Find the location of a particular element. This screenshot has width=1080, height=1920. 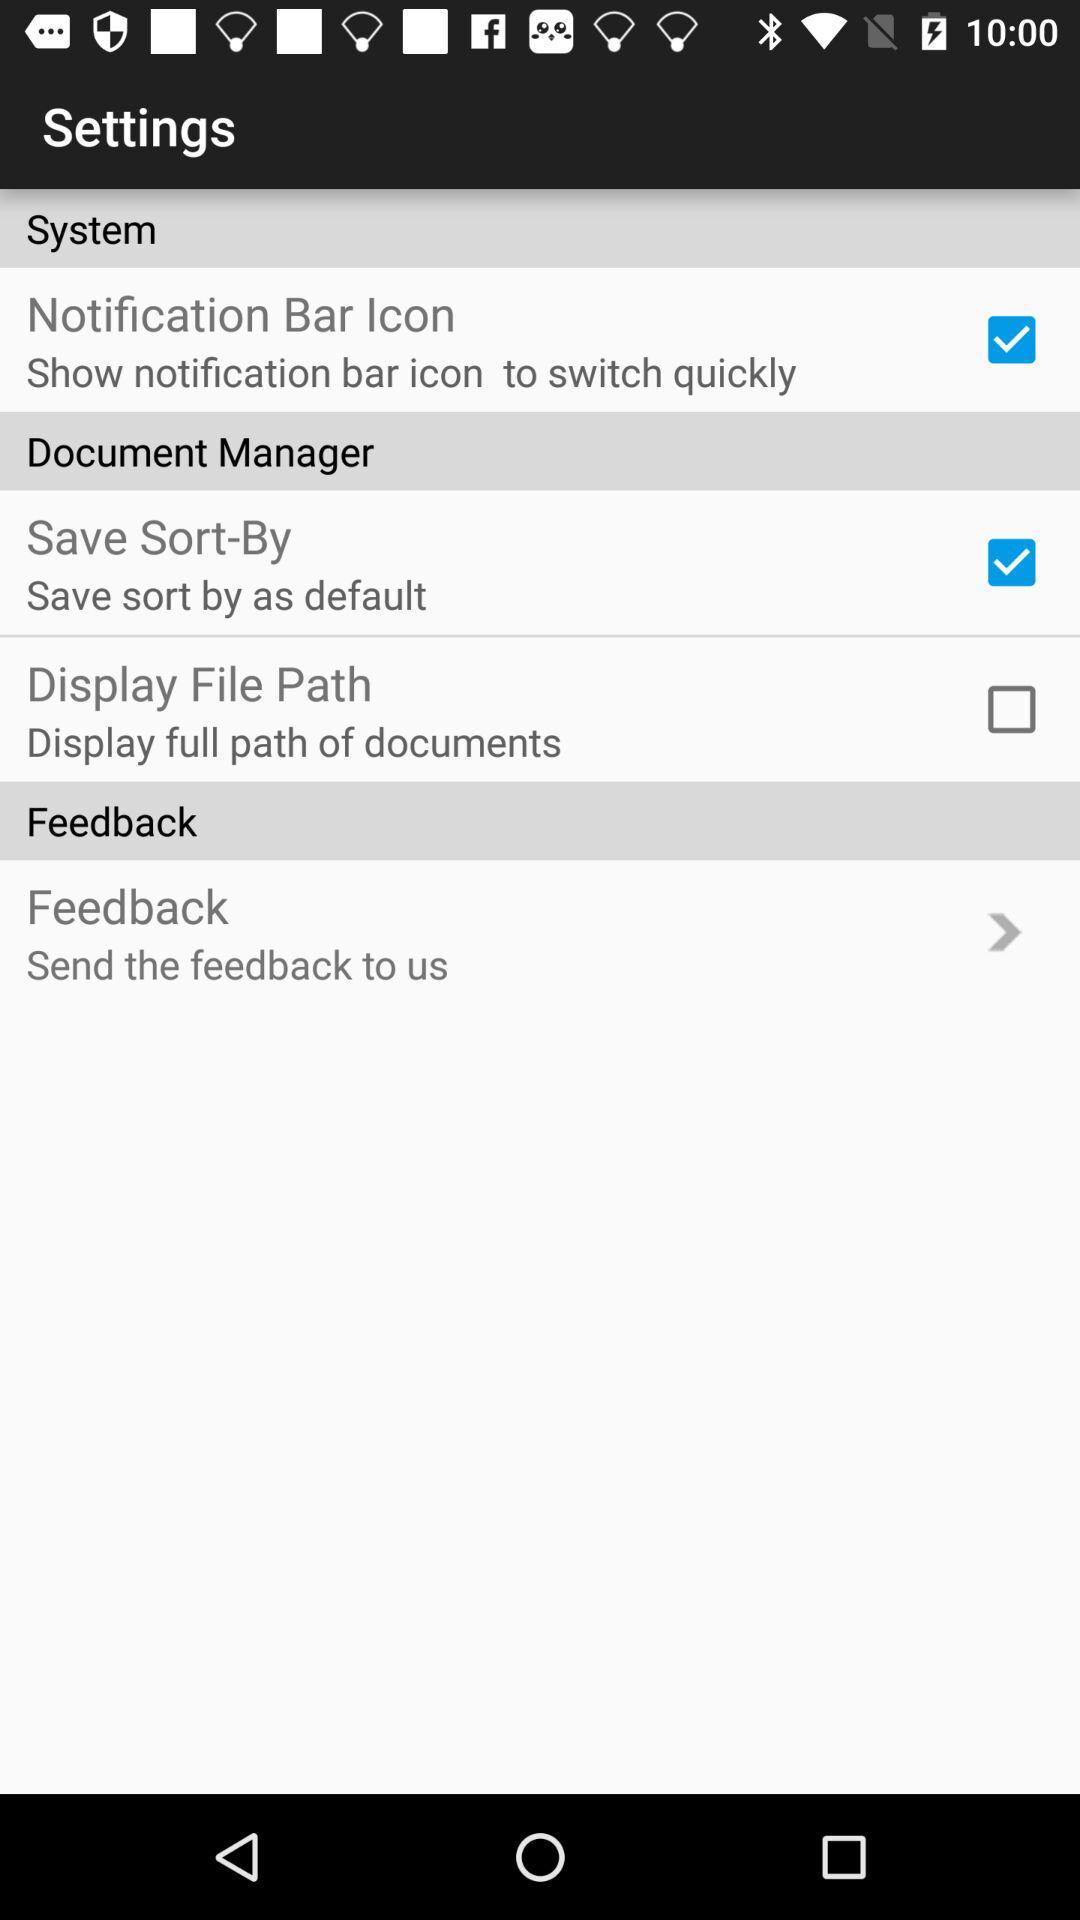

display file path is located at coordinates (1011, 709).